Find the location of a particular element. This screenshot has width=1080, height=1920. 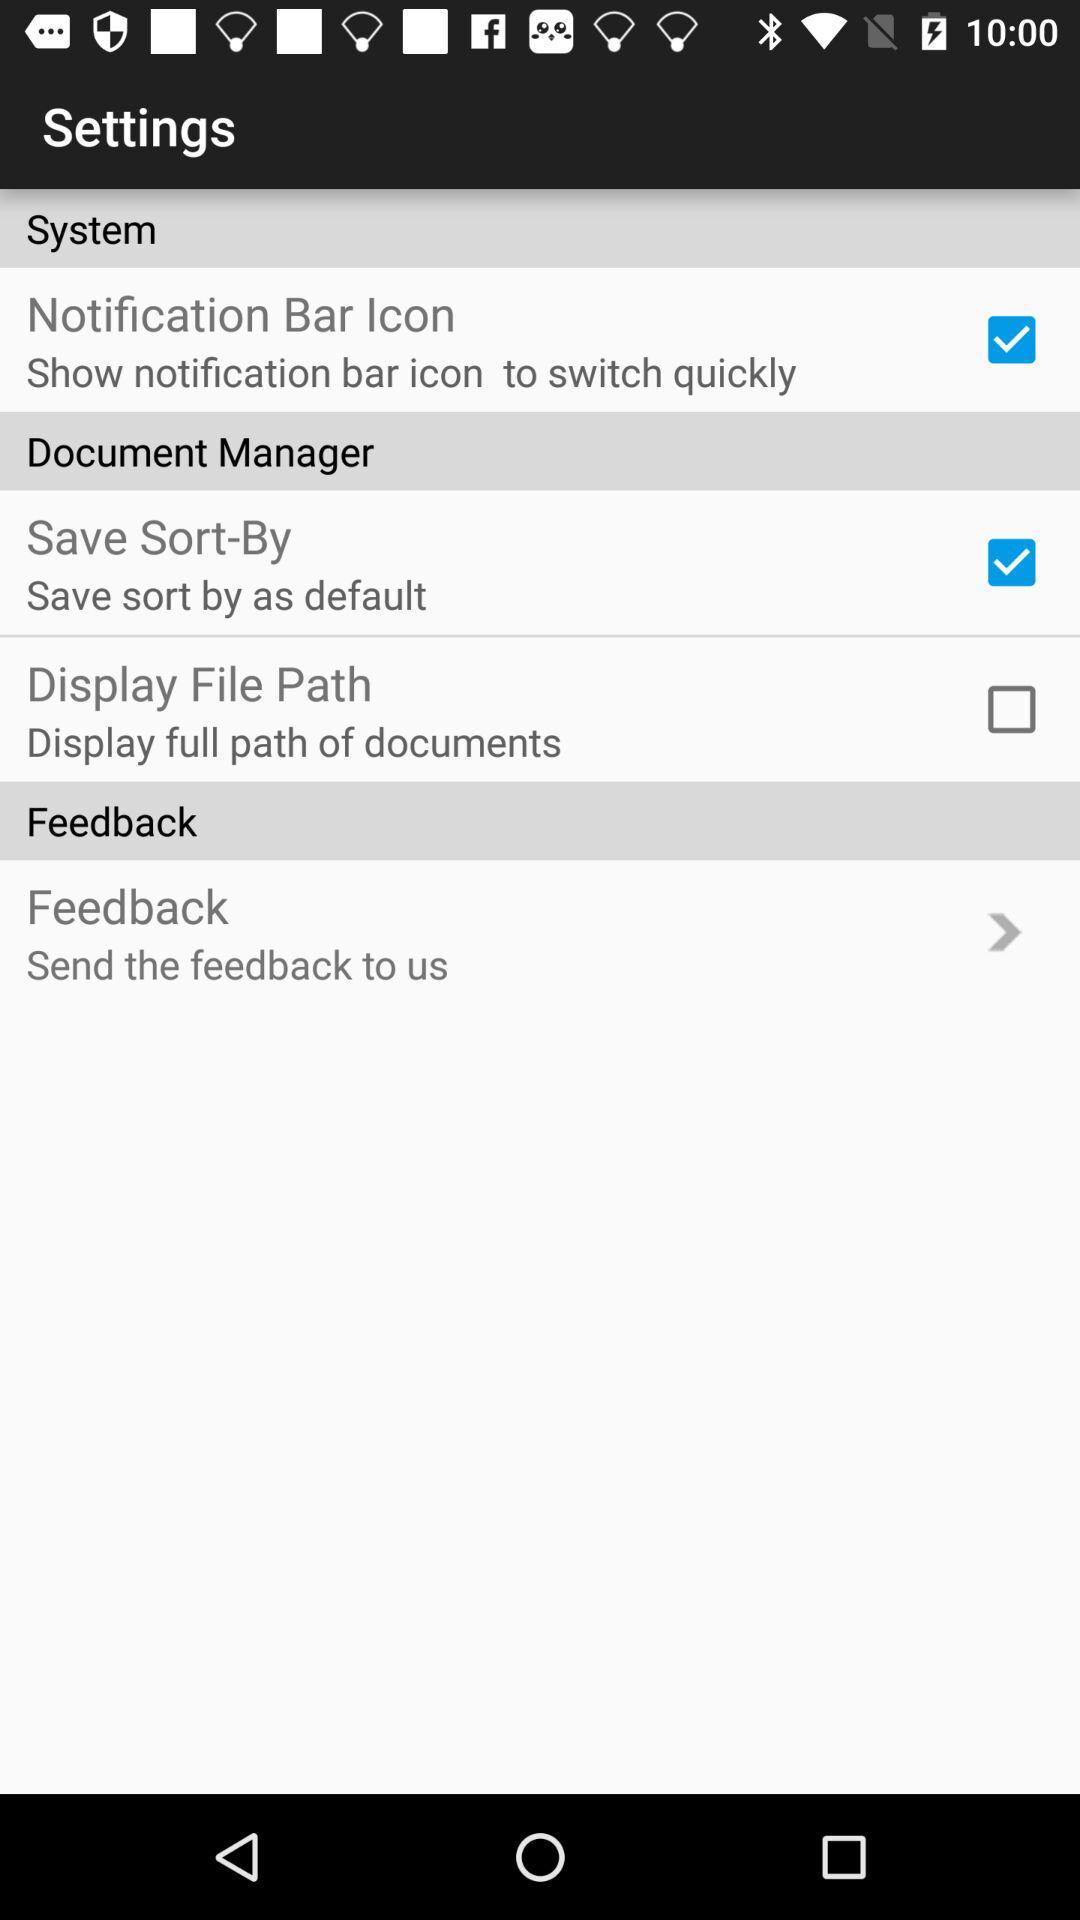

display file path is located at coordinates (1011, 709).